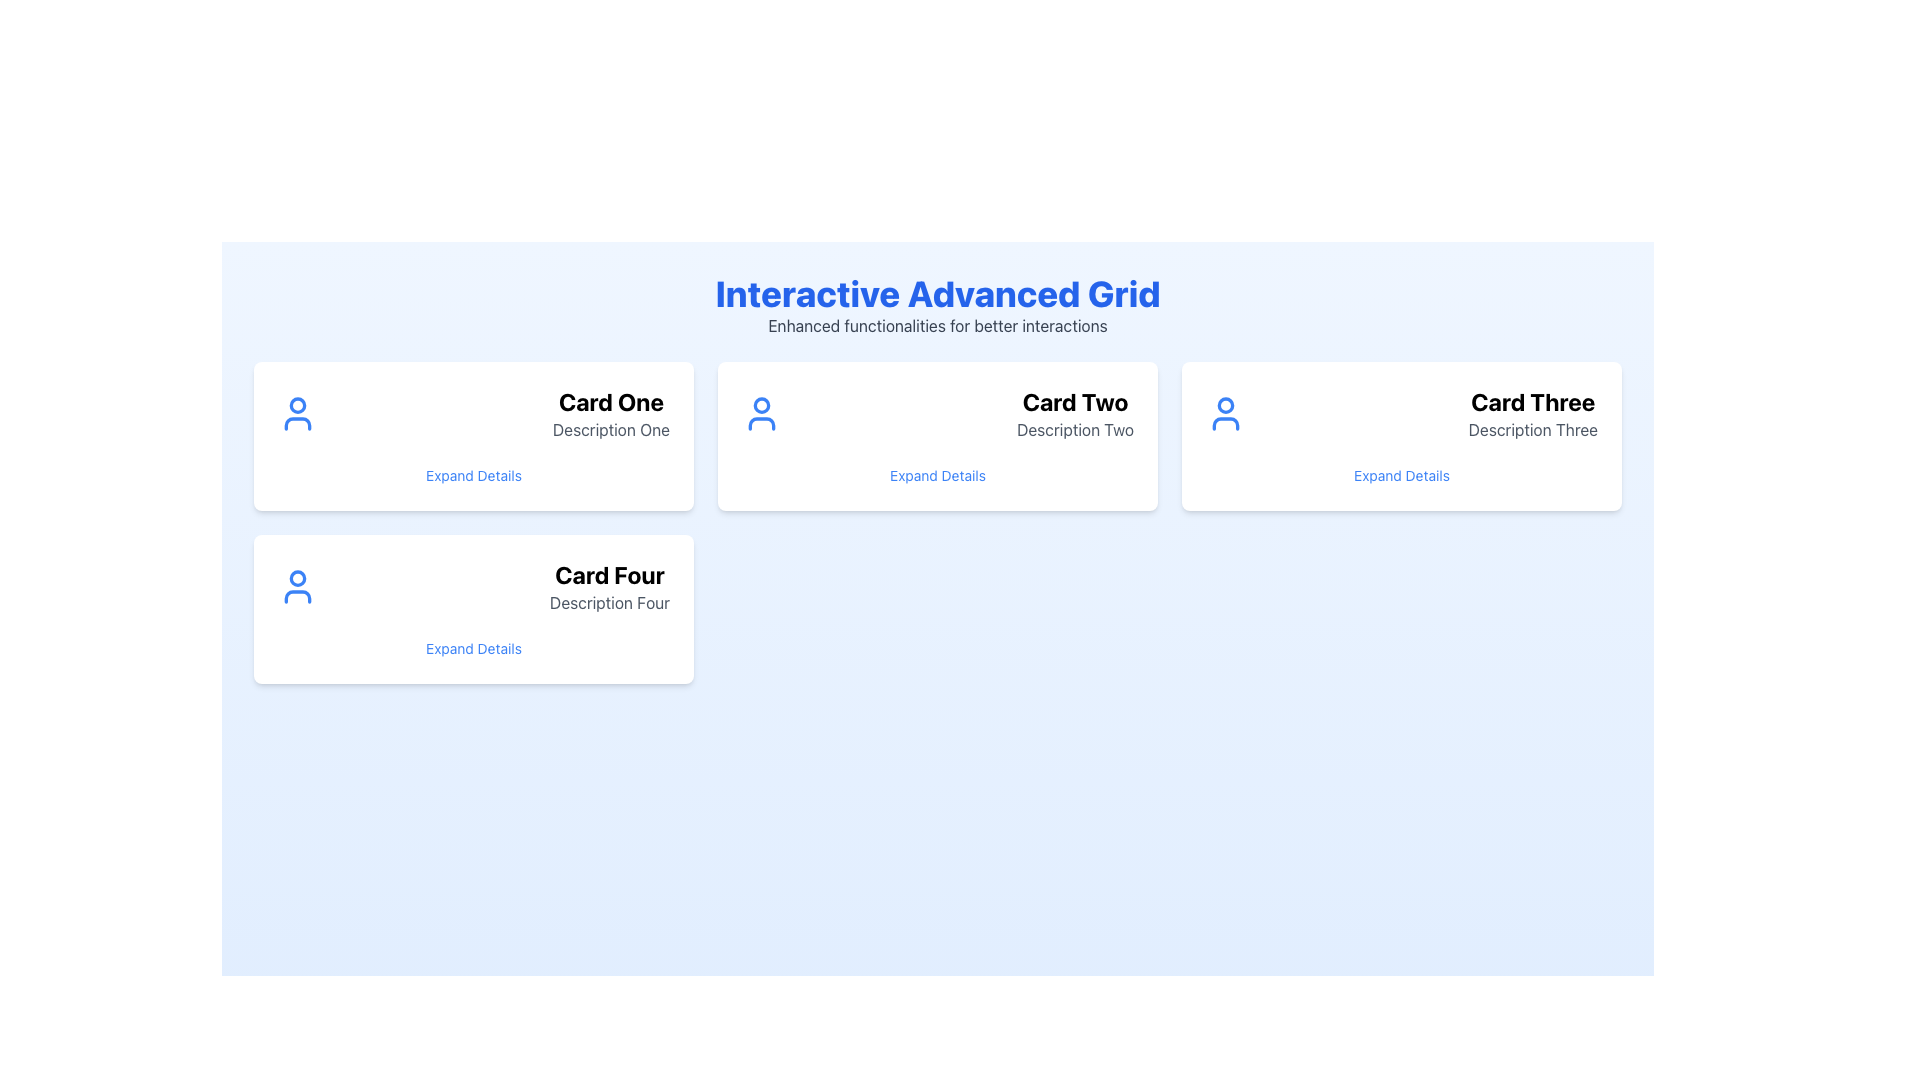 The height and width of the screenshot is (1080, 1920). I want to click on the Informative Card labeled 'Card Two', located in the top row of the grid layout, to interact with its 'Expand Details' link, so click(936, 435).